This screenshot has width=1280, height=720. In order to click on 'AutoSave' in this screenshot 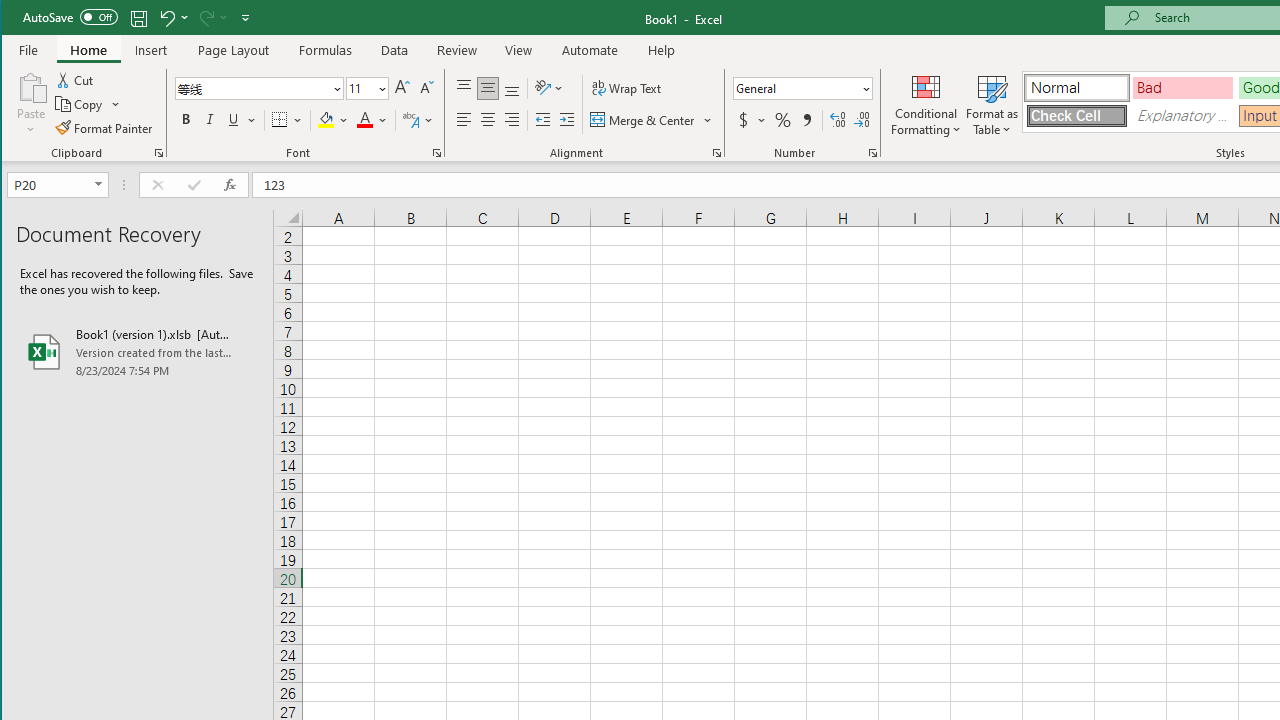, I will do `click(70, 17)`.